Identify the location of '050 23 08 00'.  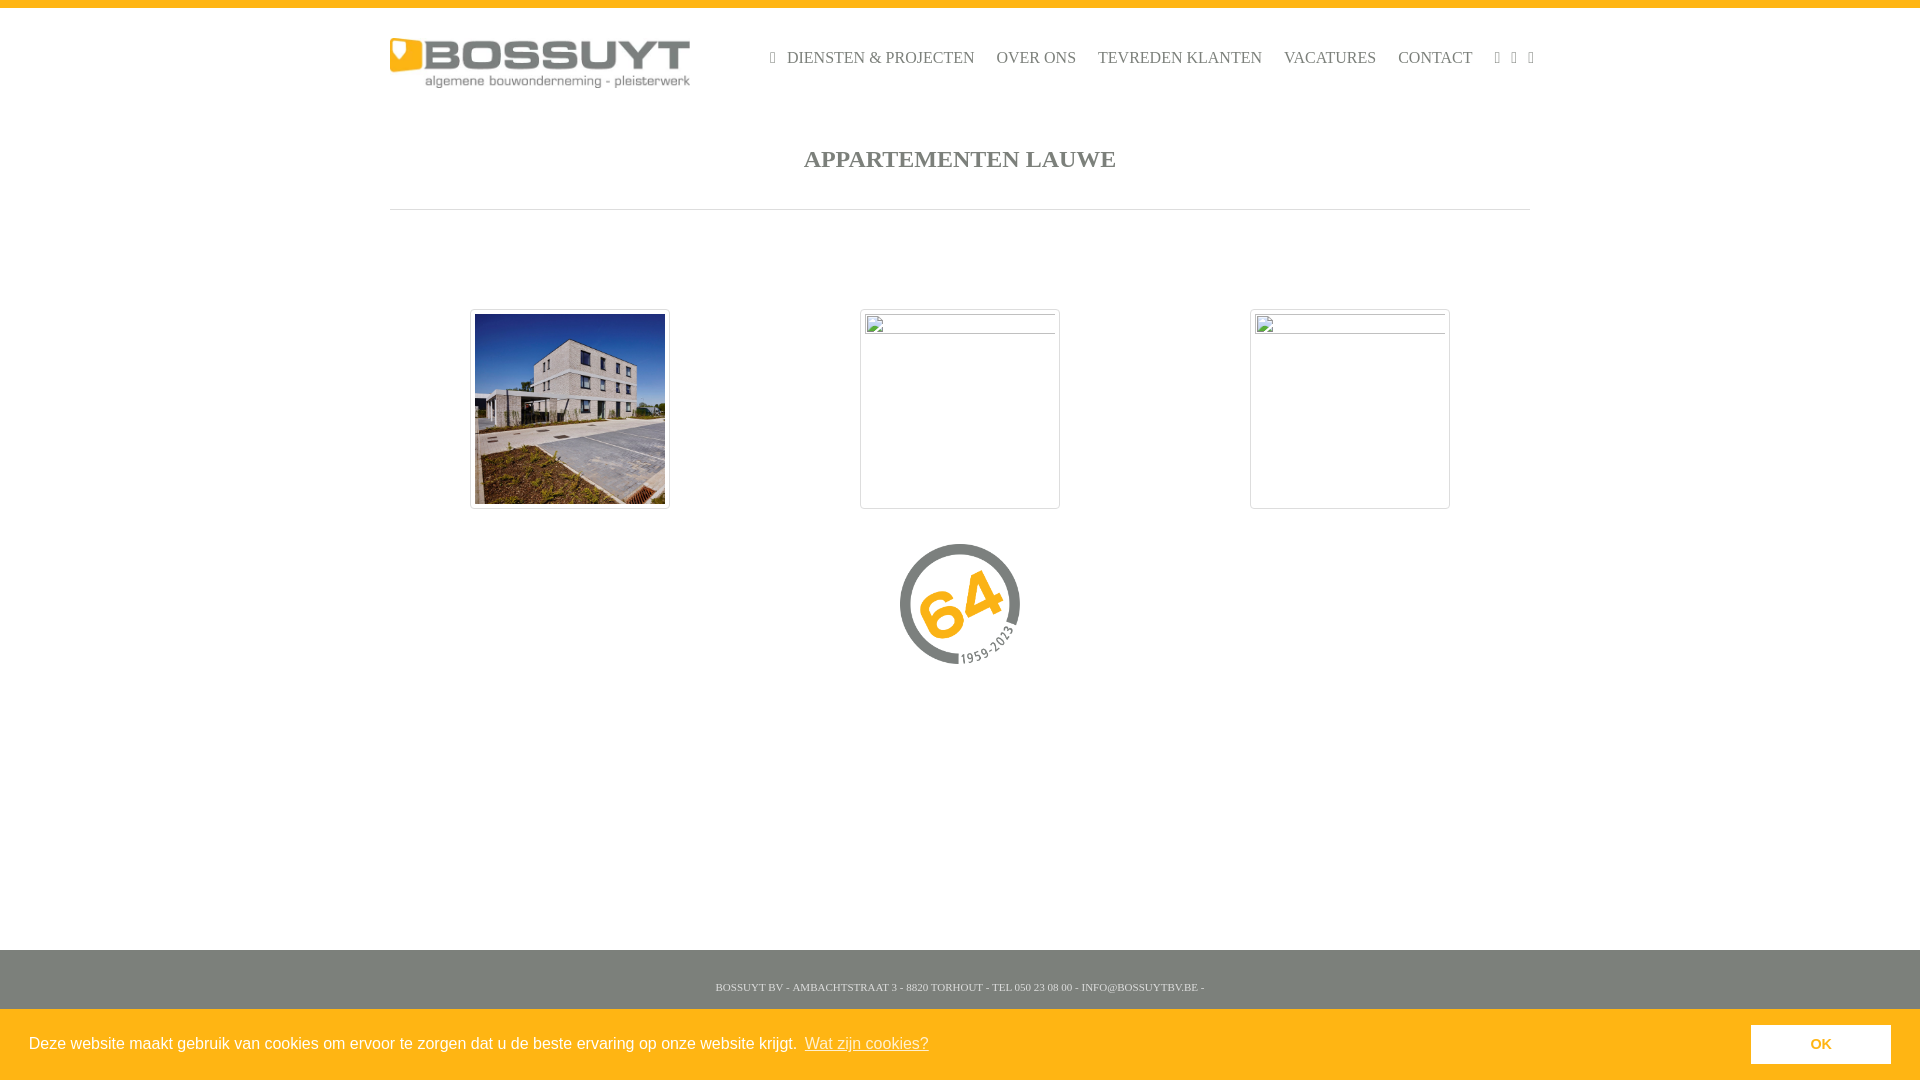
(1014, 986).